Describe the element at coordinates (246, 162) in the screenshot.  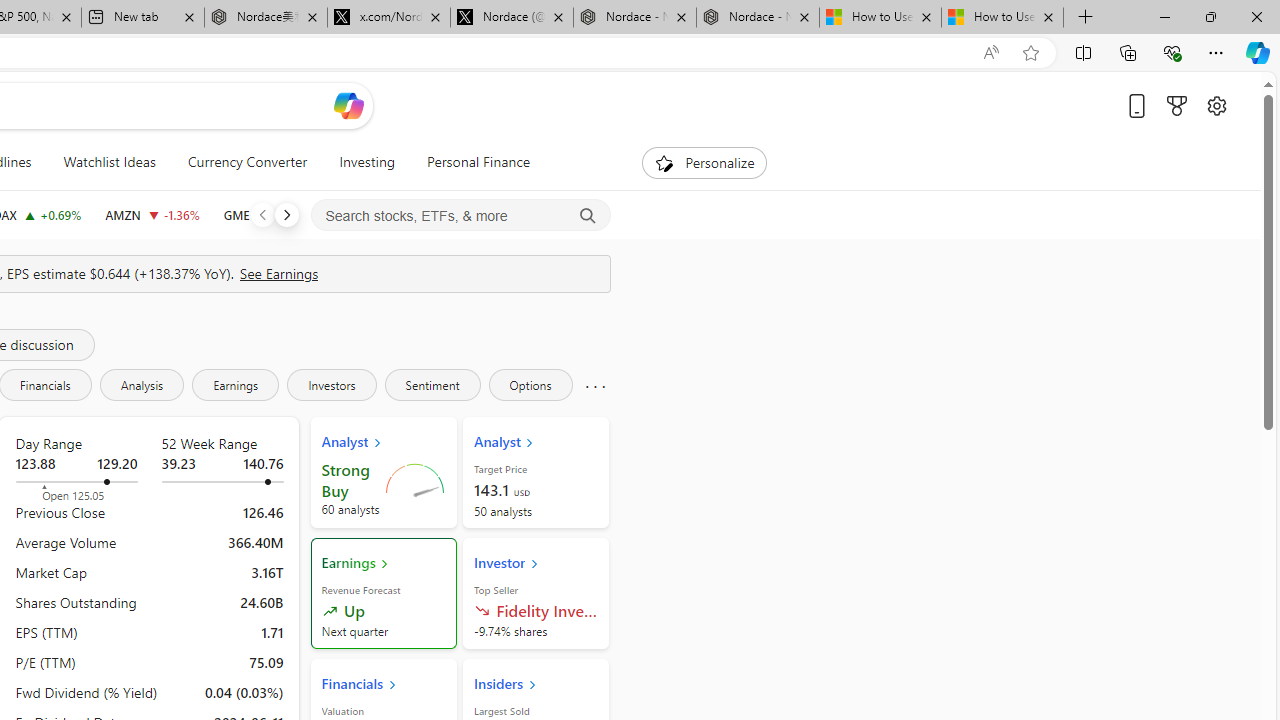
I see `'Currency Converter'` at that location.